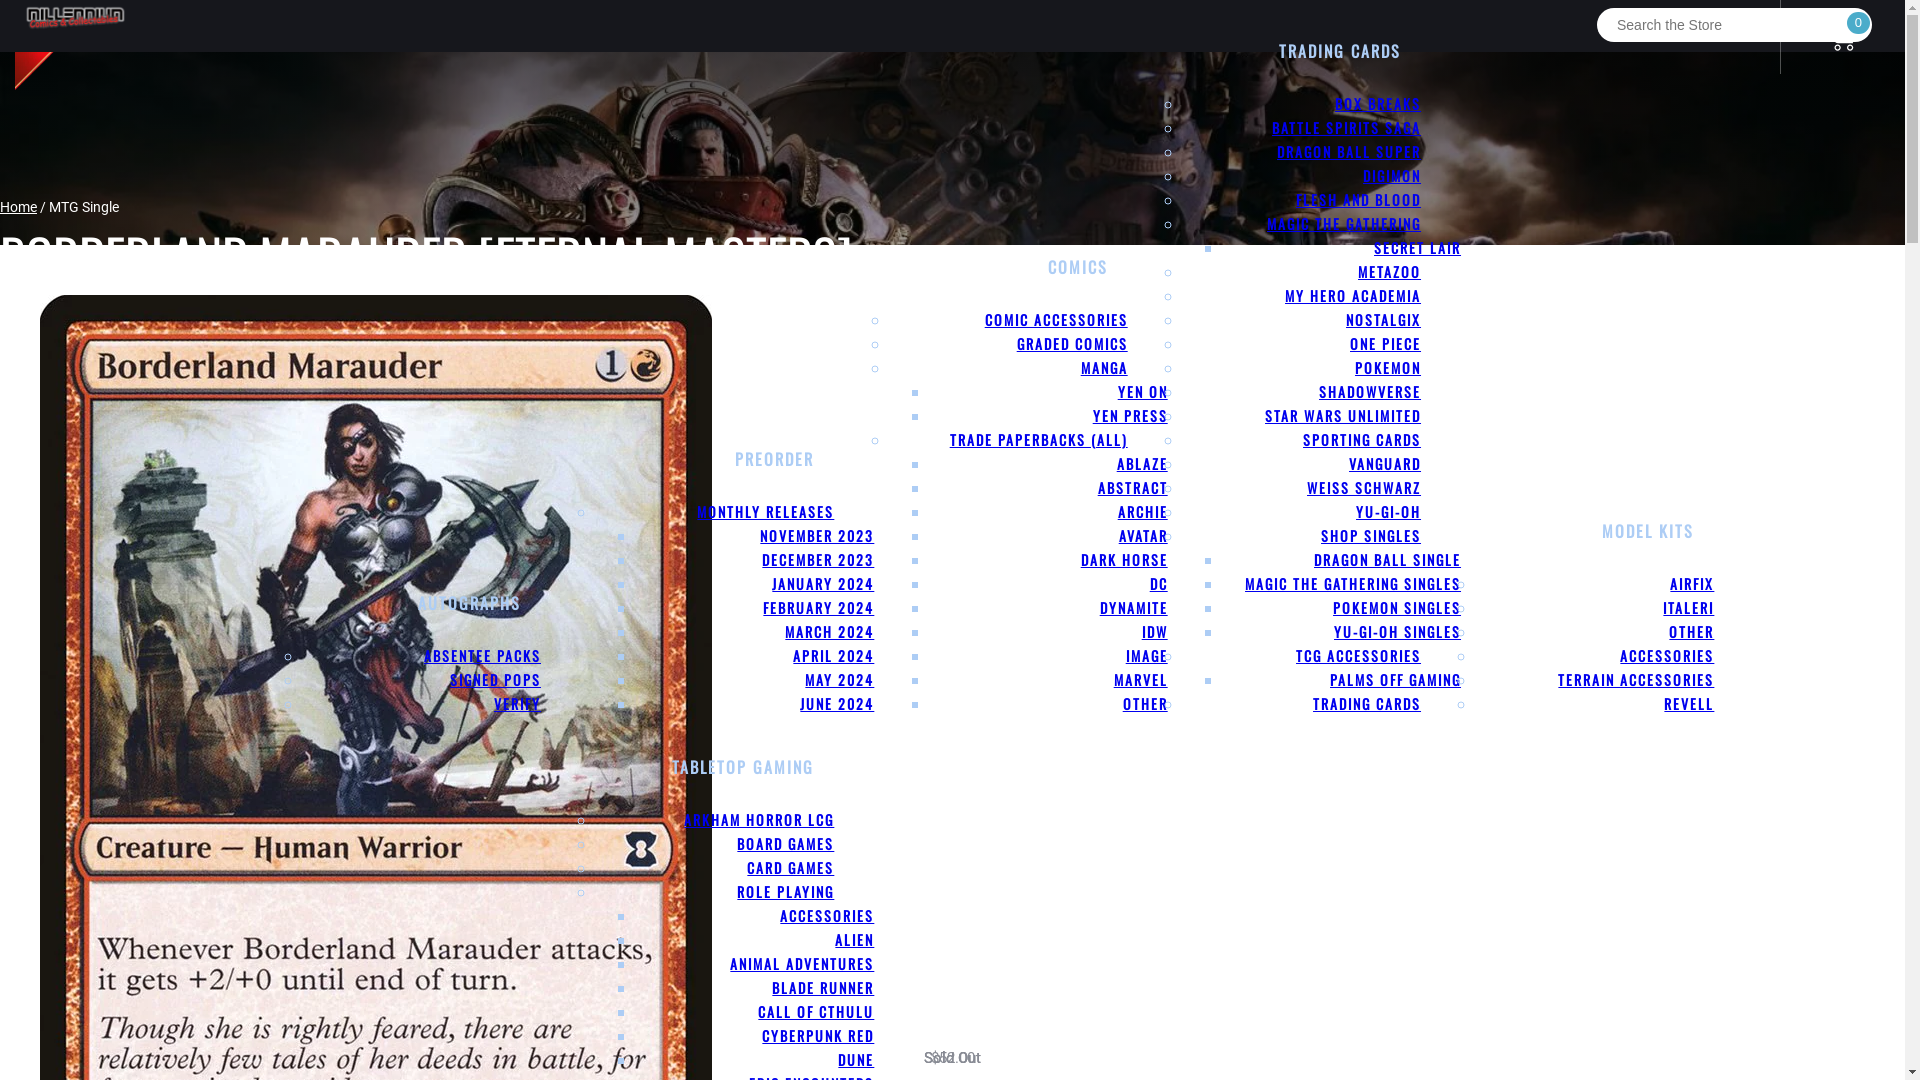  I want to click on 'METAZOO', so click(1388, 271).